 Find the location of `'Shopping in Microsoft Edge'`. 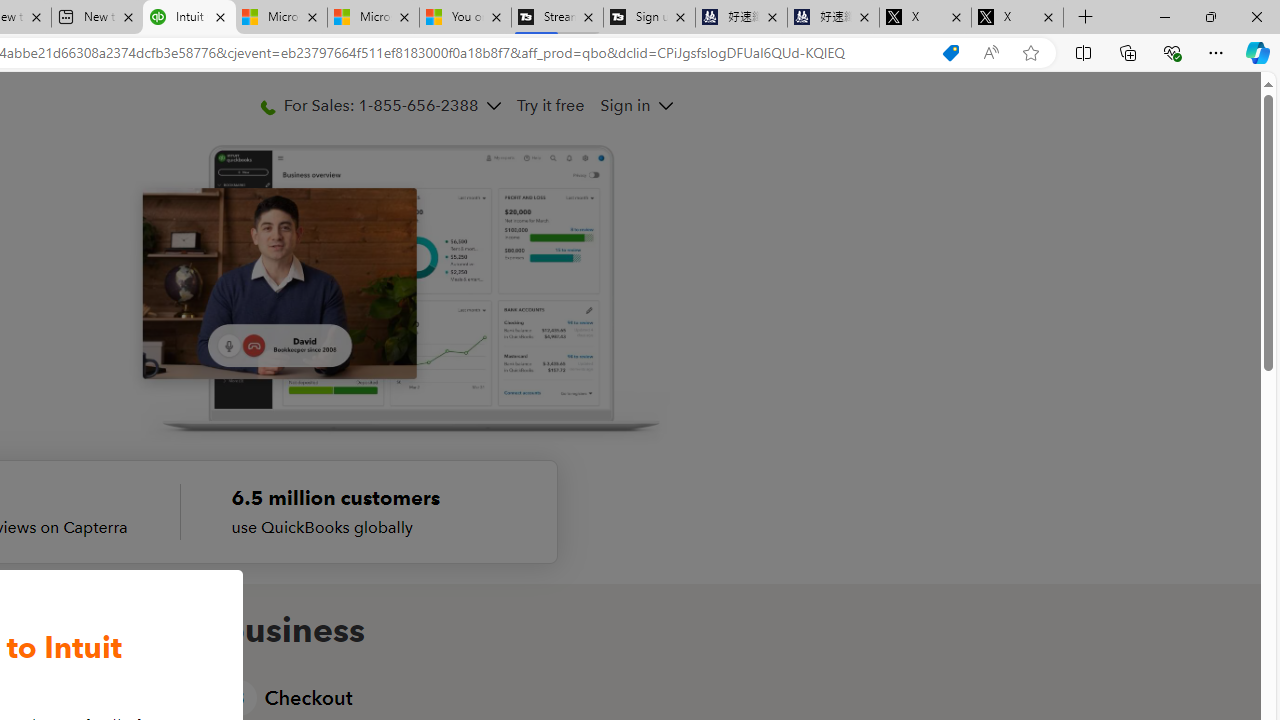

'Shopping in Microsoft Edge' is located at coordinates (950, 52).